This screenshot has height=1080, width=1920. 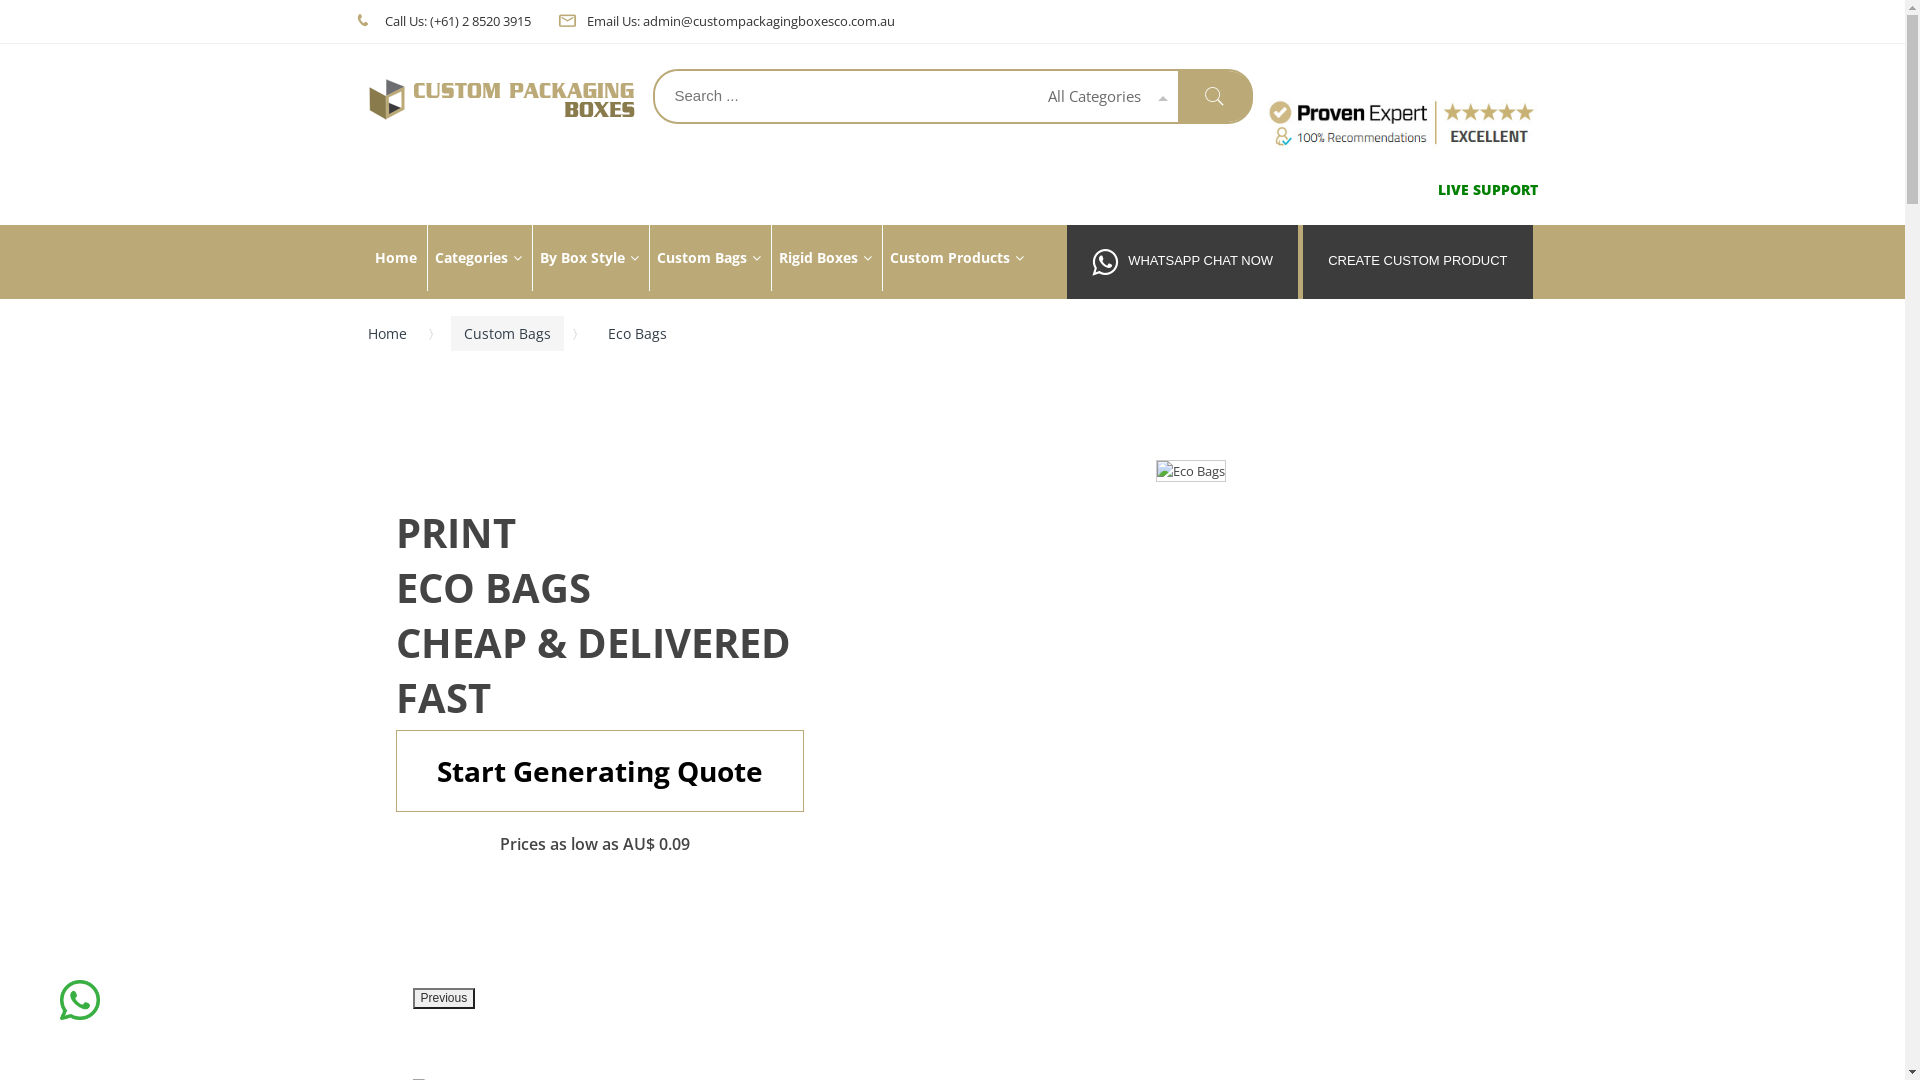 What do you see at coordinates (503, 99) in the screenshot?
I see `'CustomPackagingBoxes'` at bounding box center [503, 99].